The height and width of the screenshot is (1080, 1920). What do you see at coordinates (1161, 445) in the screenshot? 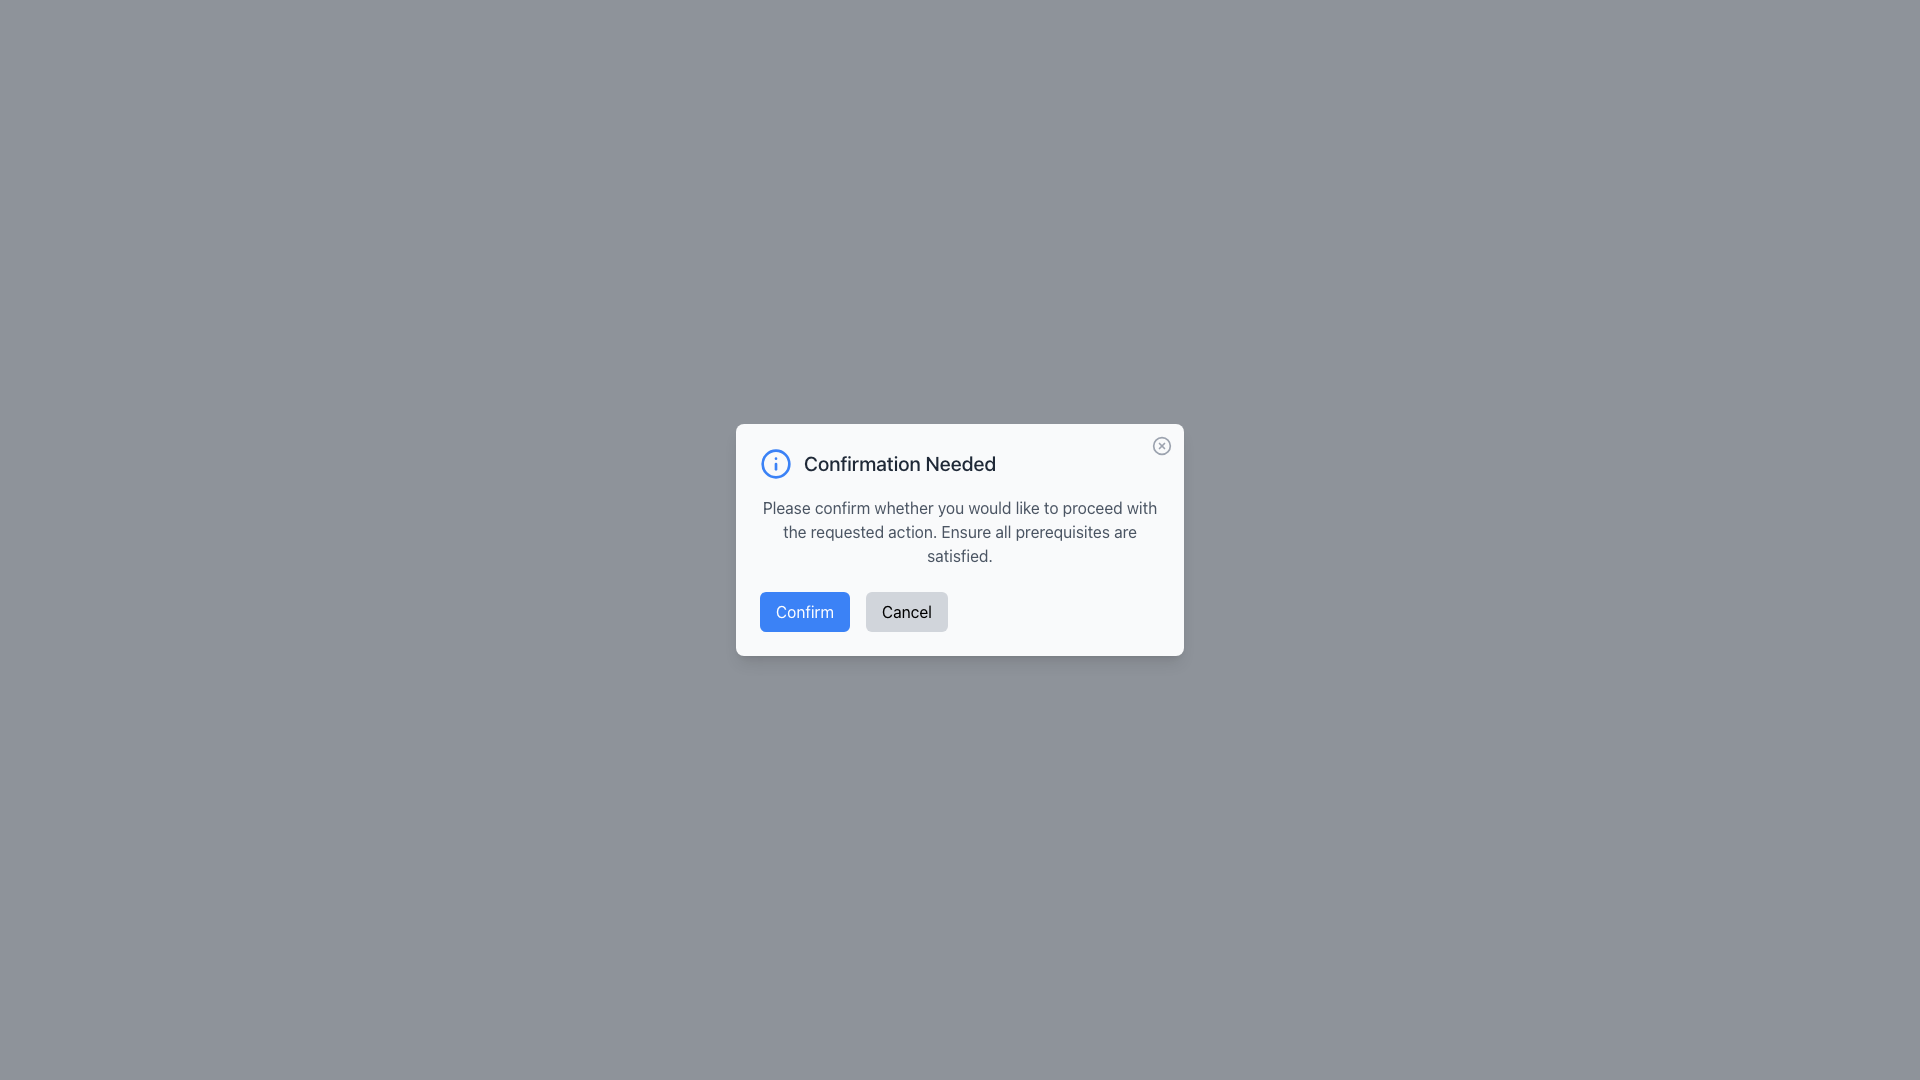
I see `the circular component of the close button located in the top-right corner of the modal dialog box` at bounding box center [1161, 445].